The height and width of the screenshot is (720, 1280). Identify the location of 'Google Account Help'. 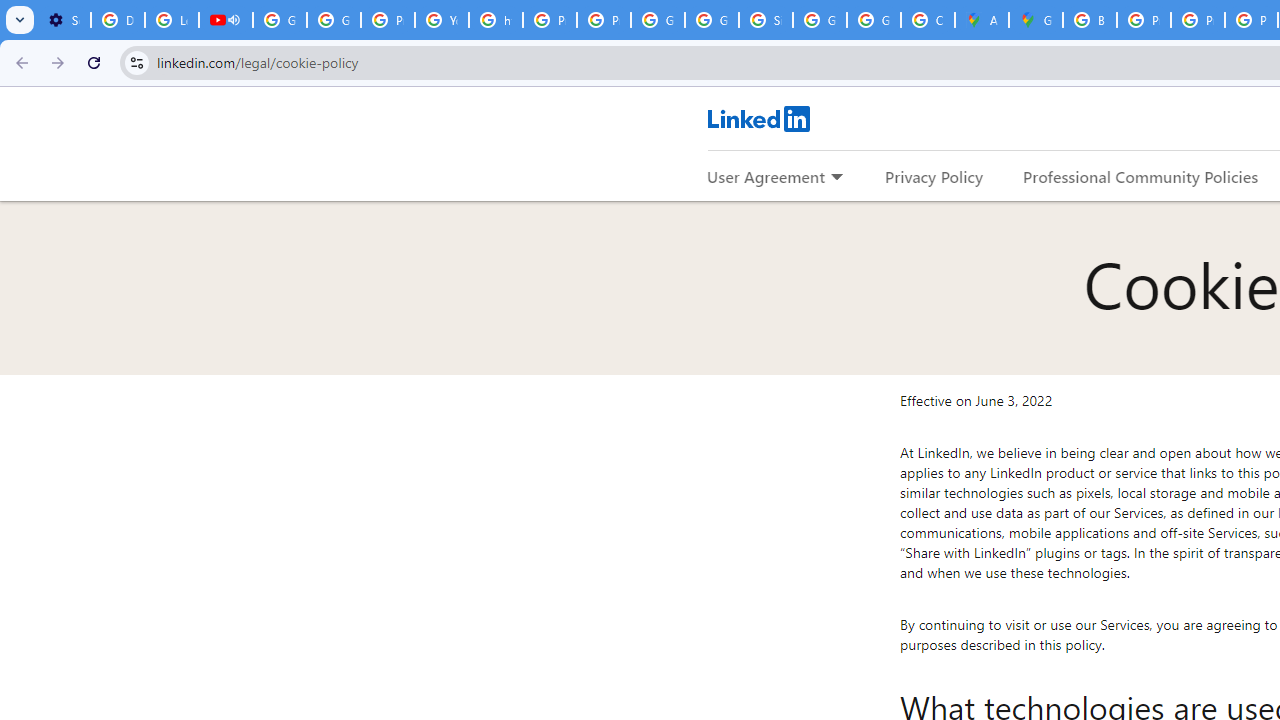
(279, 20).